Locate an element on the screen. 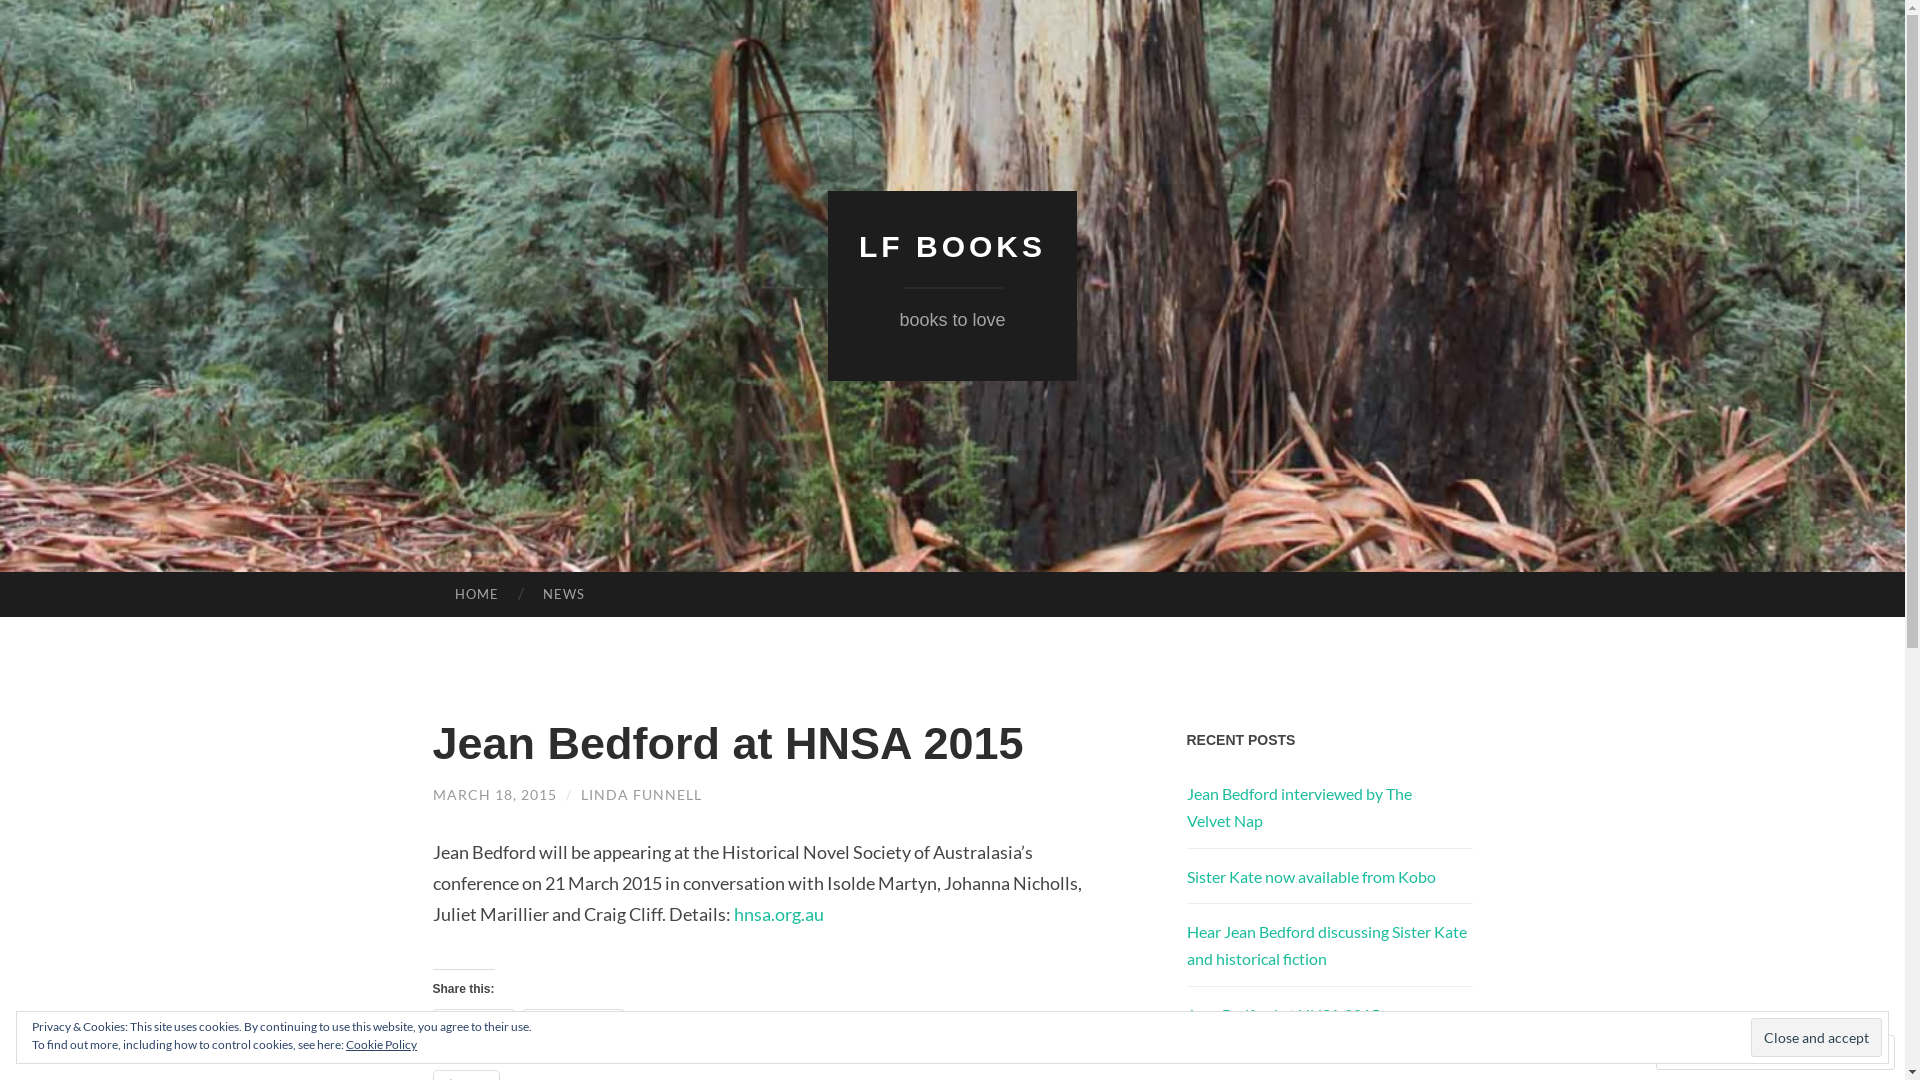  'Comment' is located at coordinates (1709, 1051).